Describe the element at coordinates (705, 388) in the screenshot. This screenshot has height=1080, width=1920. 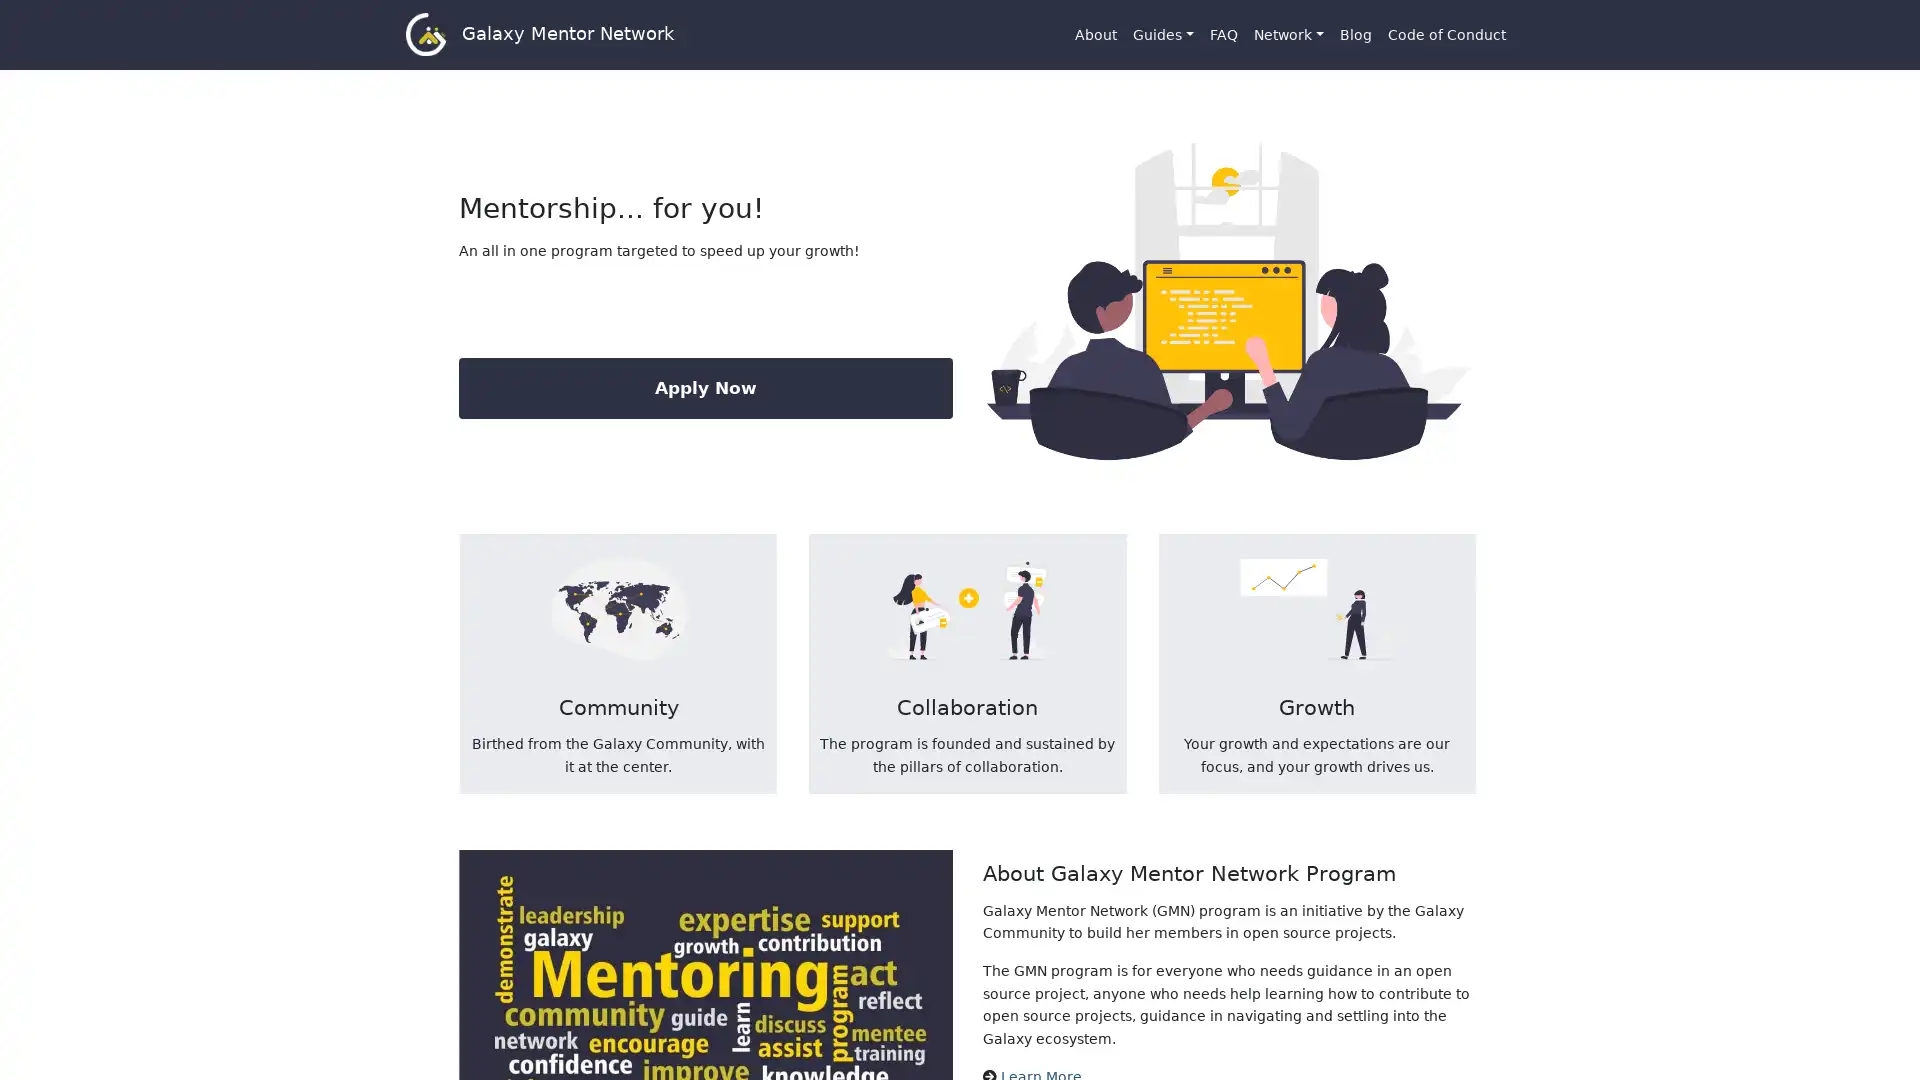
I see `Apply Now` at that location.